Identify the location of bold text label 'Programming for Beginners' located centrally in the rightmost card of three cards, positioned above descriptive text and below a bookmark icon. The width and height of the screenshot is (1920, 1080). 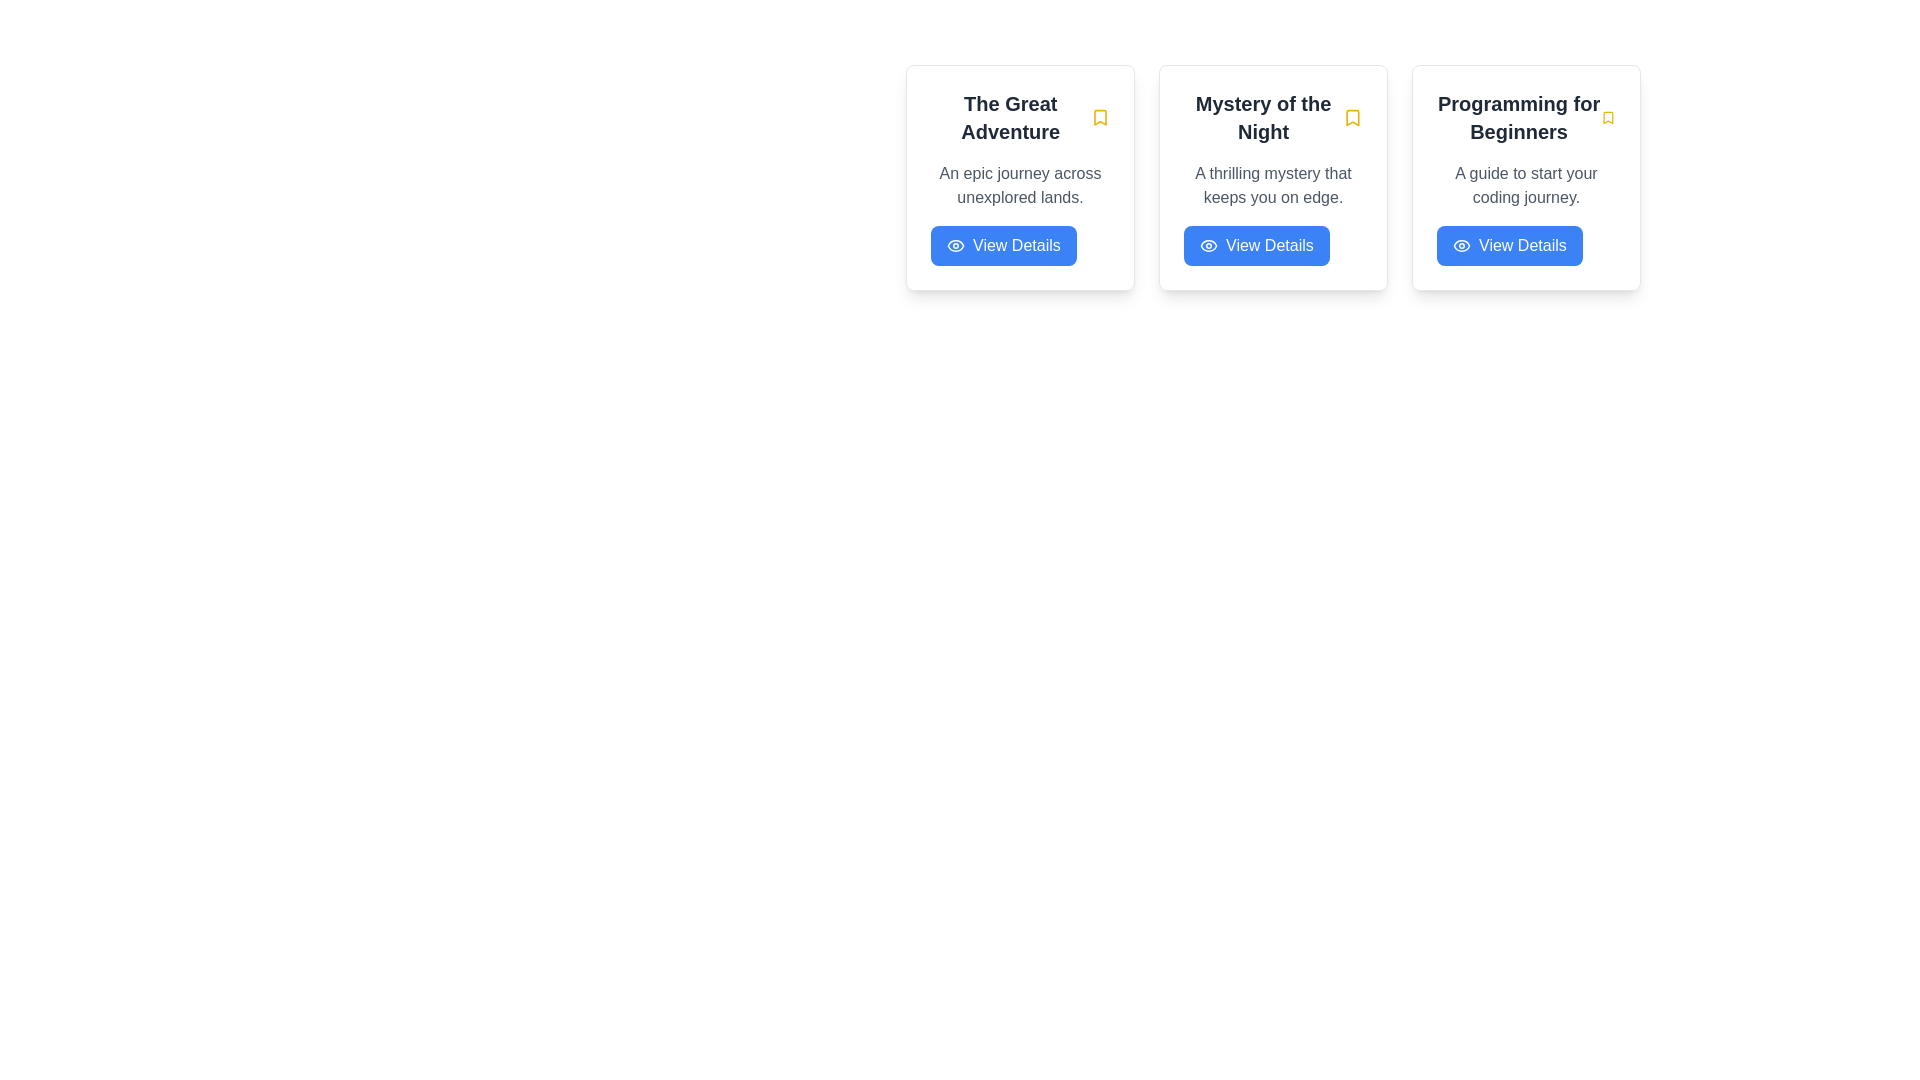
(1519, 118).